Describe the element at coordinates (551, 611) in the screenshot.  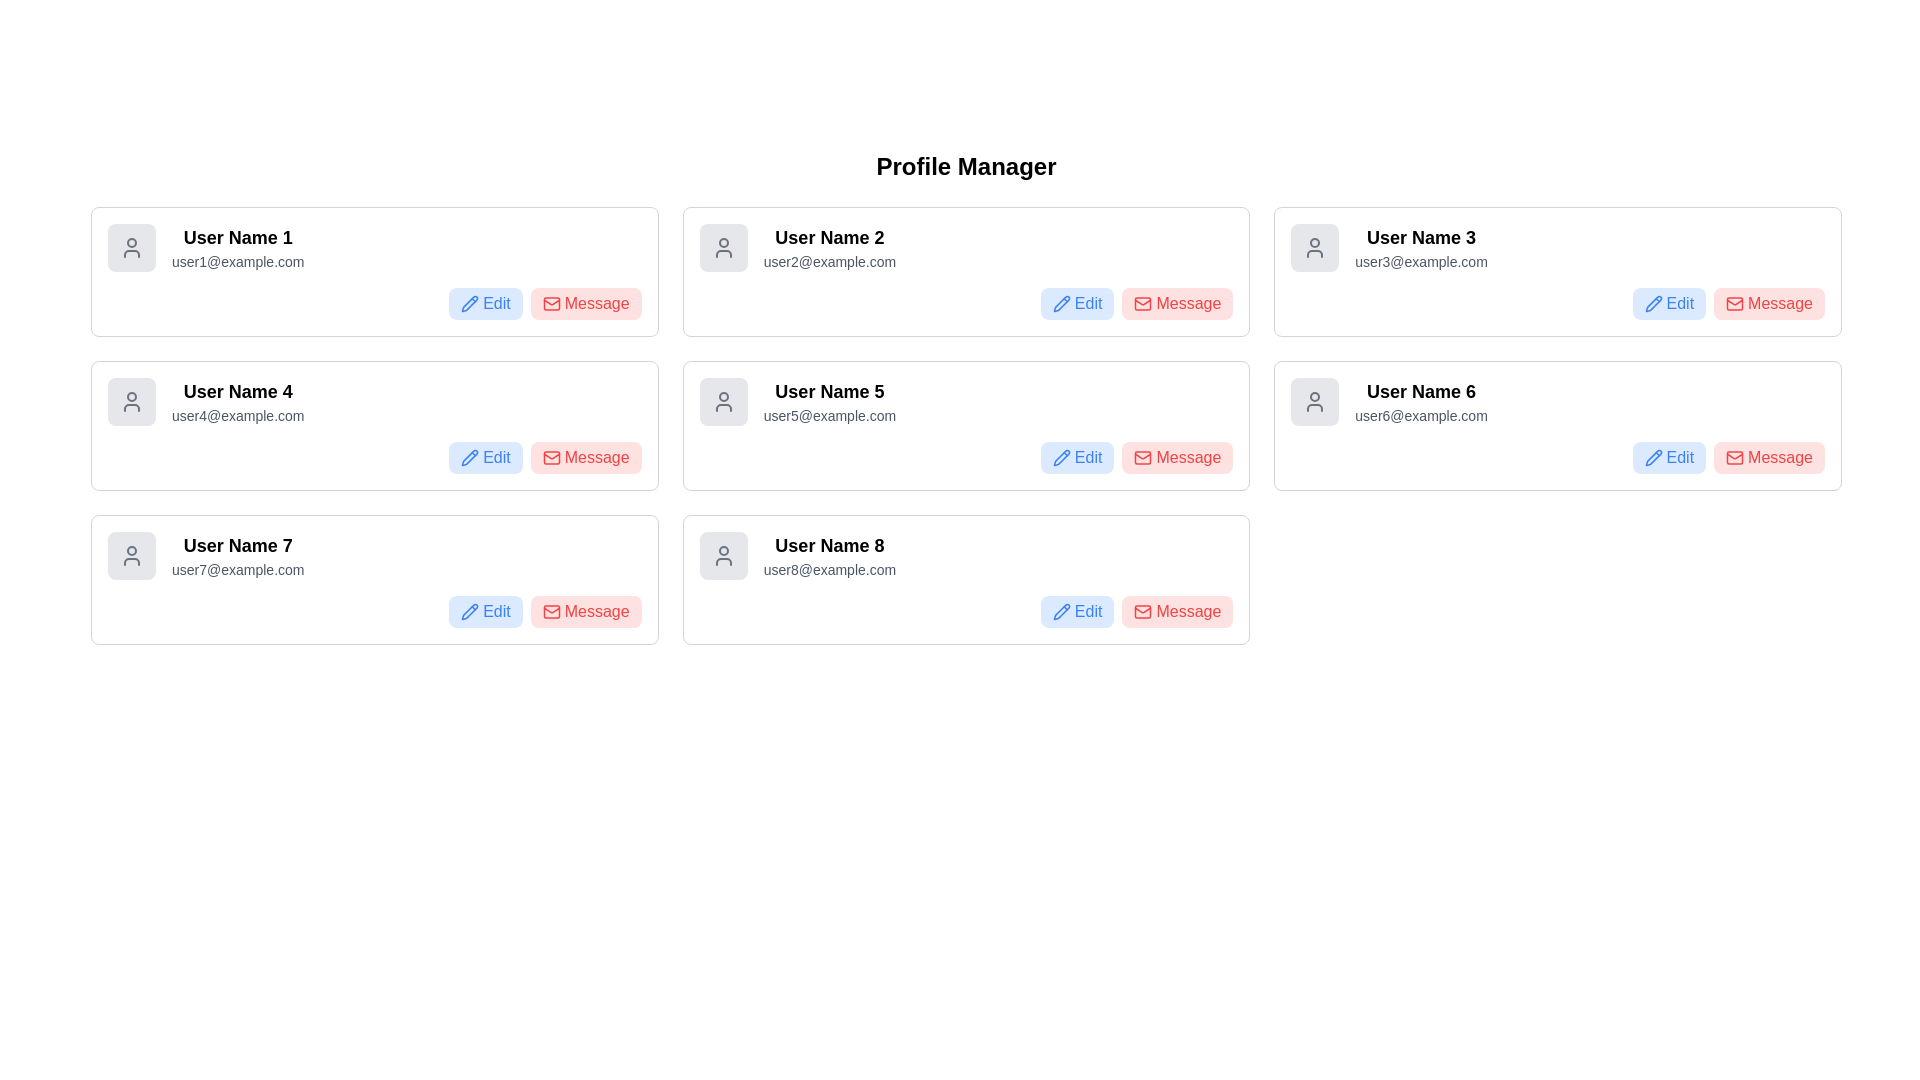
I see `the decorative graphic element that resembles an envelope, which is part of the 'Message' button beneath the profile entry for 'User Name 7'` at that location.